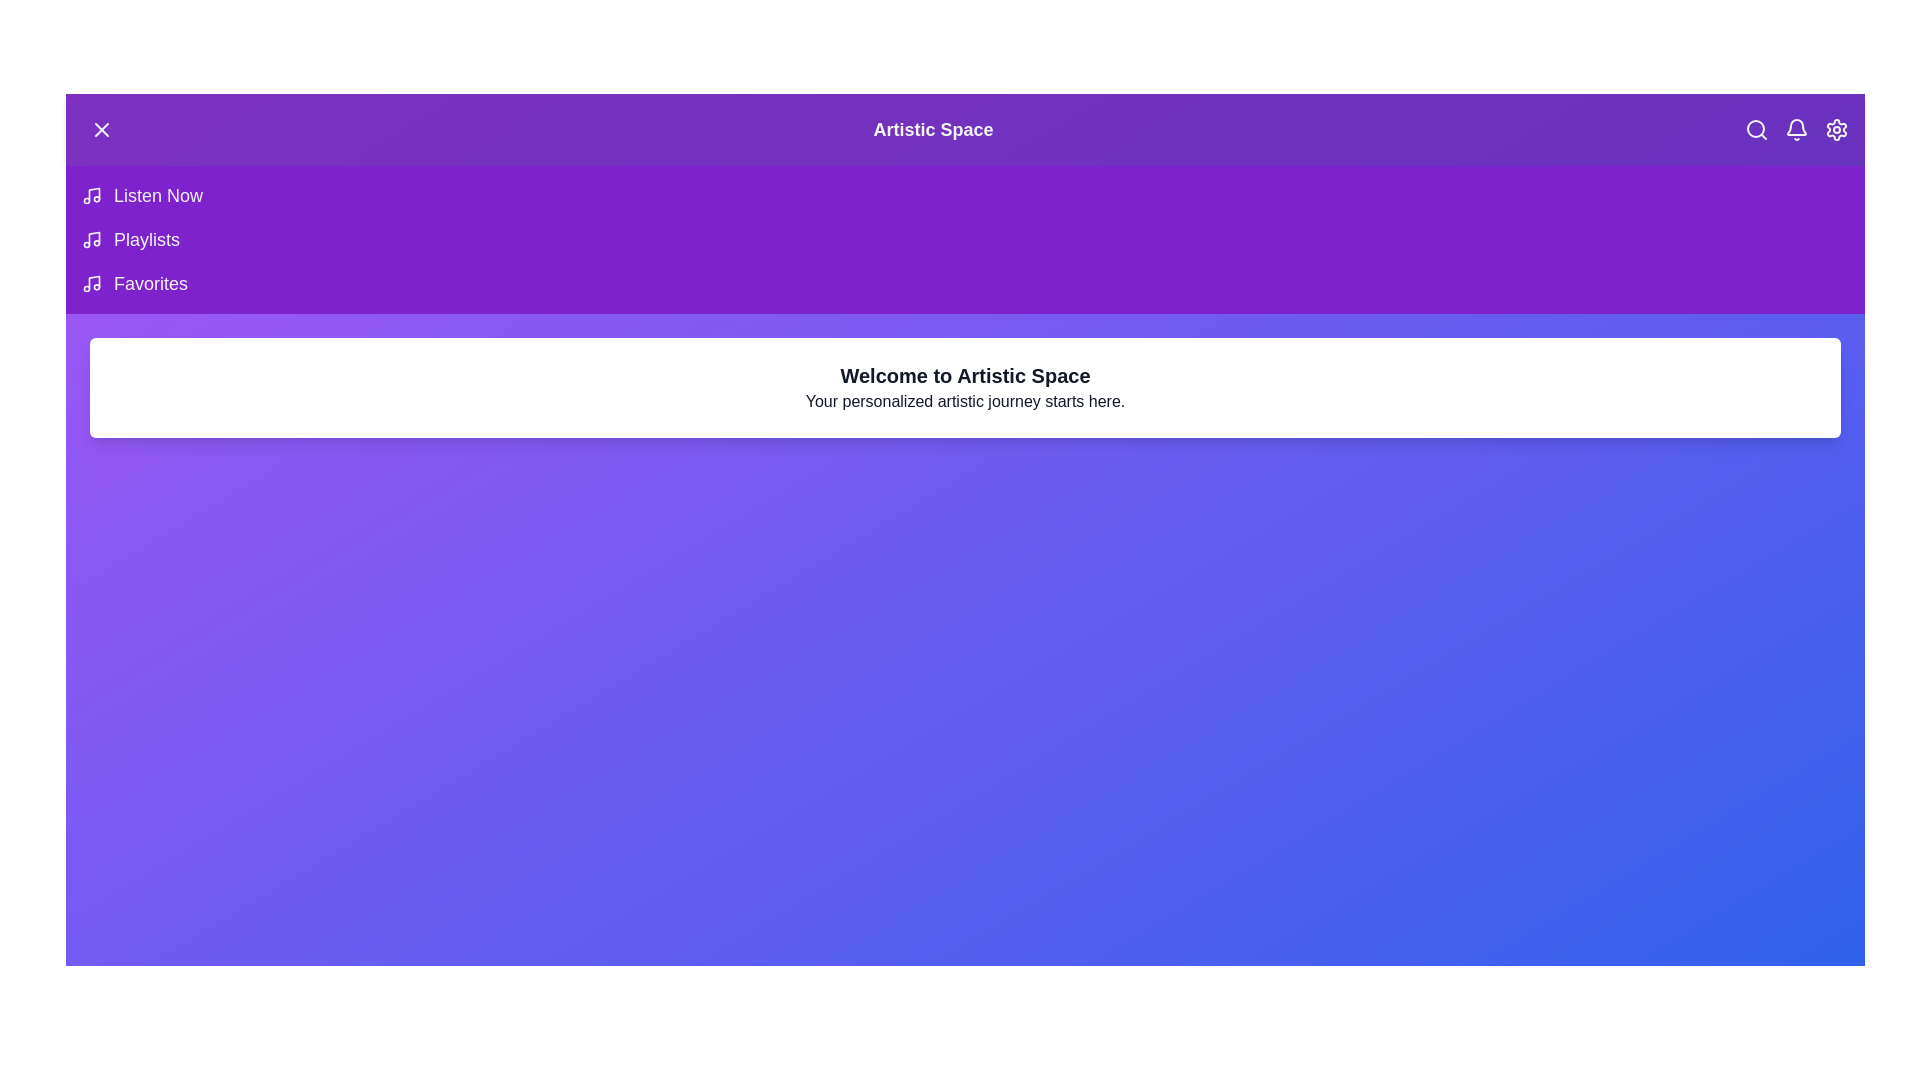  I want to click on the search icon to initiate a search action, so click(1755, 130).